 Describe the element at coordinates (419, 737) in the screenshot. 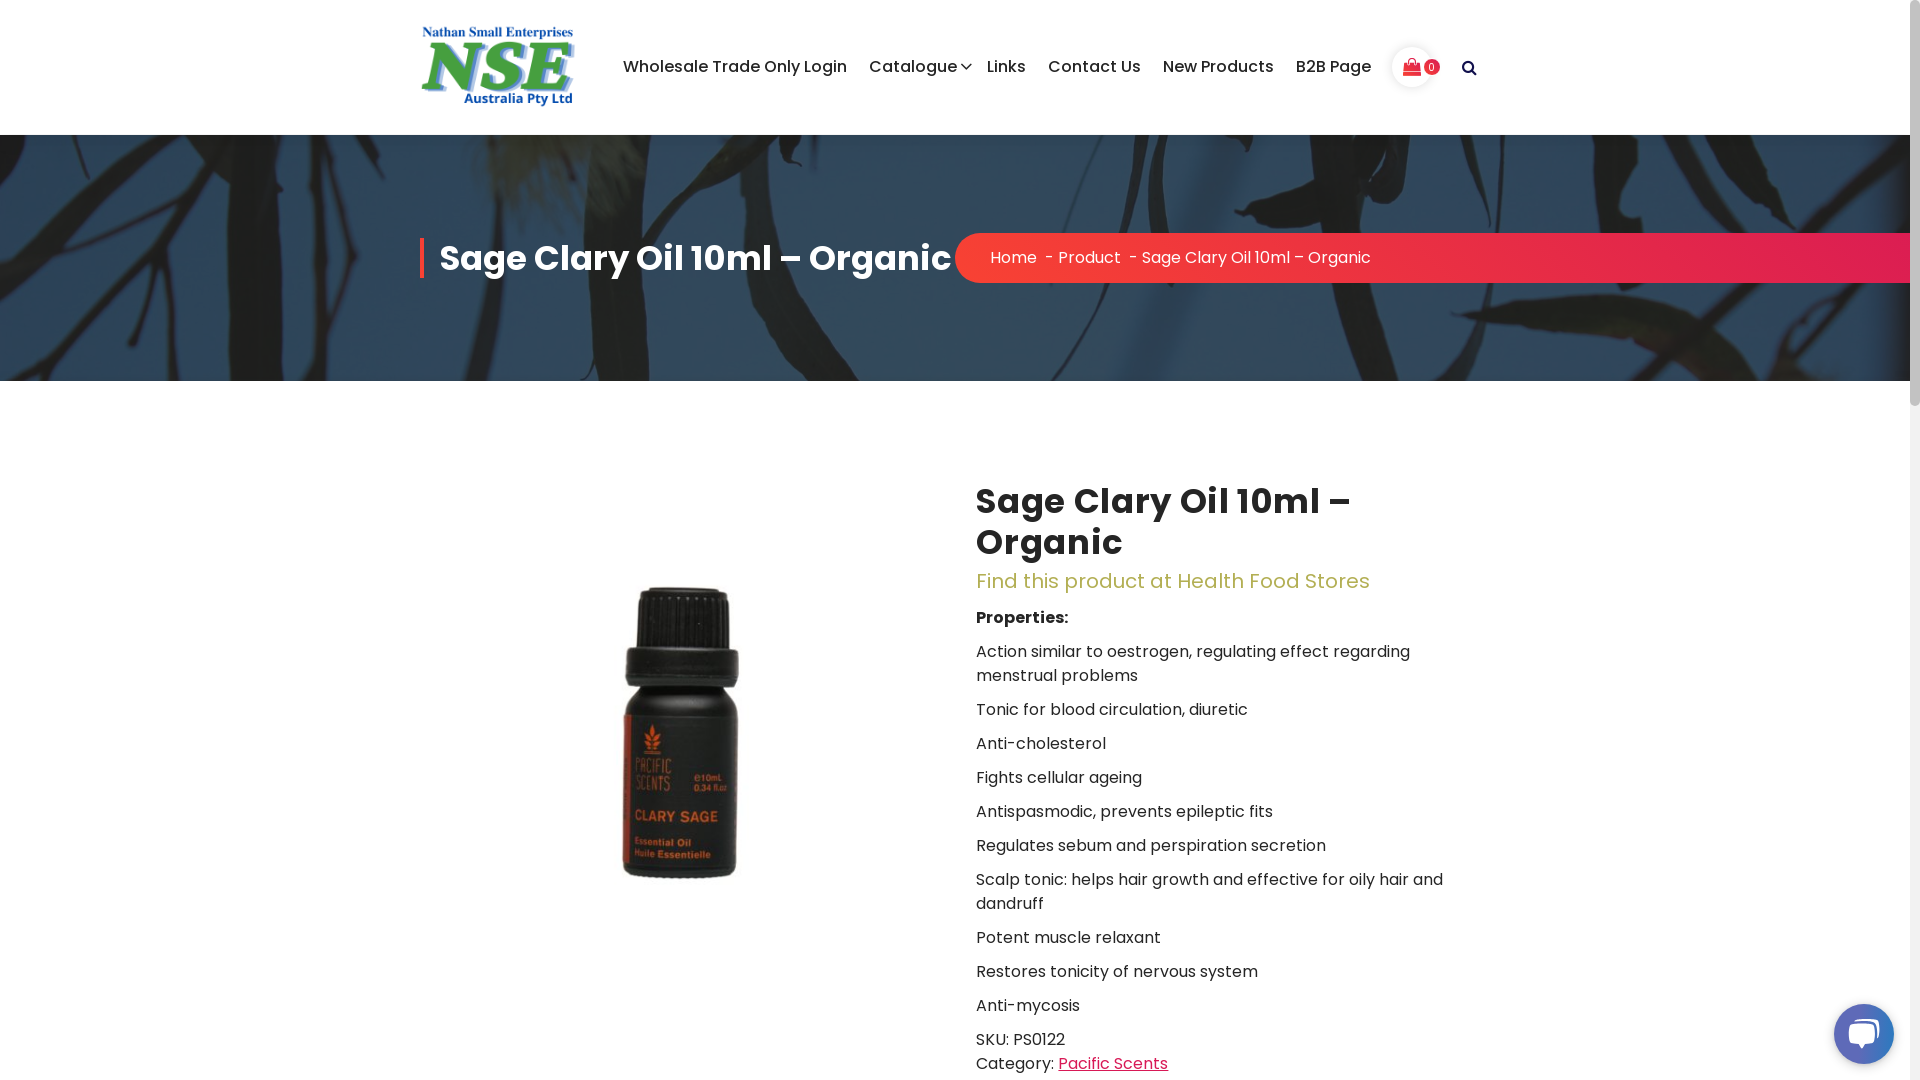

I see `'Clary Sage 10ml'` at that location.